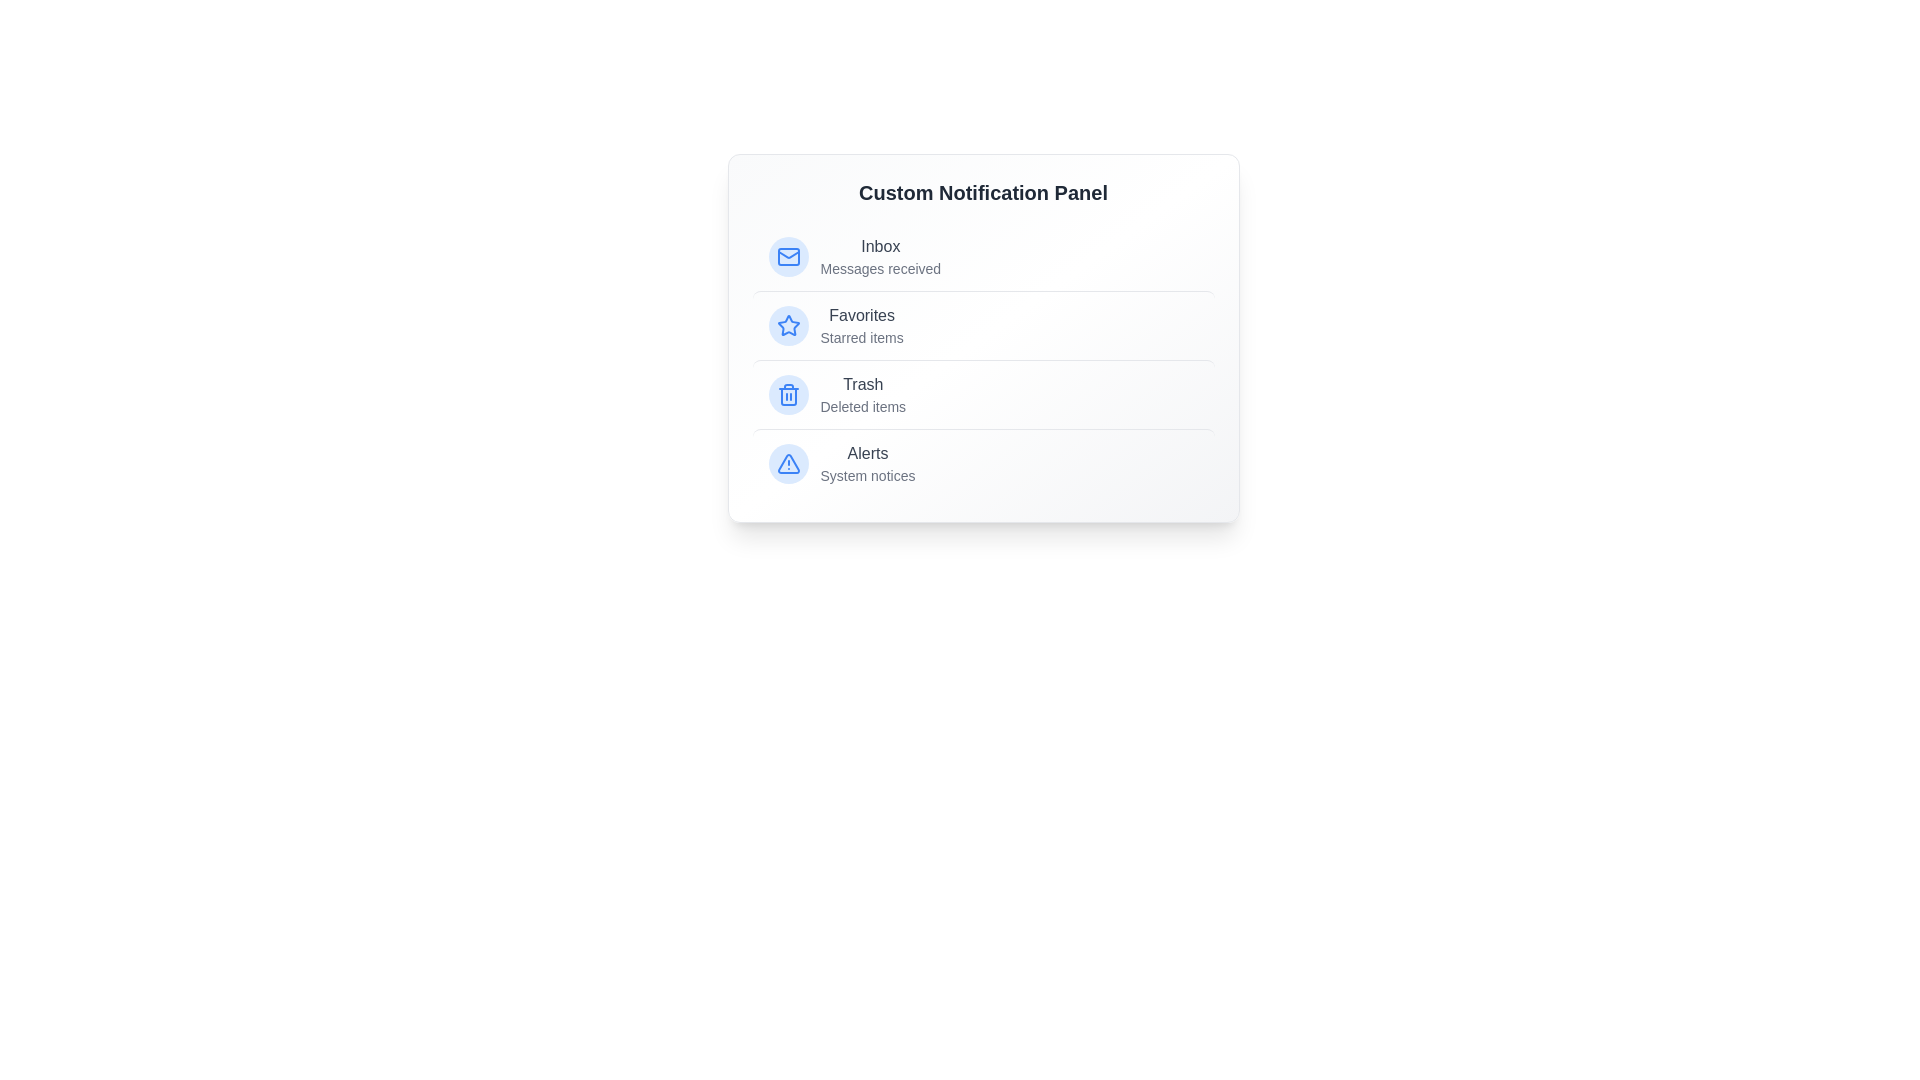 The image size is (1920, 1080). What do you see at coordinates (787, 463) in the screenshot?
I see `the icon associated with the list item Alerts` at bounding box center [787, 463].